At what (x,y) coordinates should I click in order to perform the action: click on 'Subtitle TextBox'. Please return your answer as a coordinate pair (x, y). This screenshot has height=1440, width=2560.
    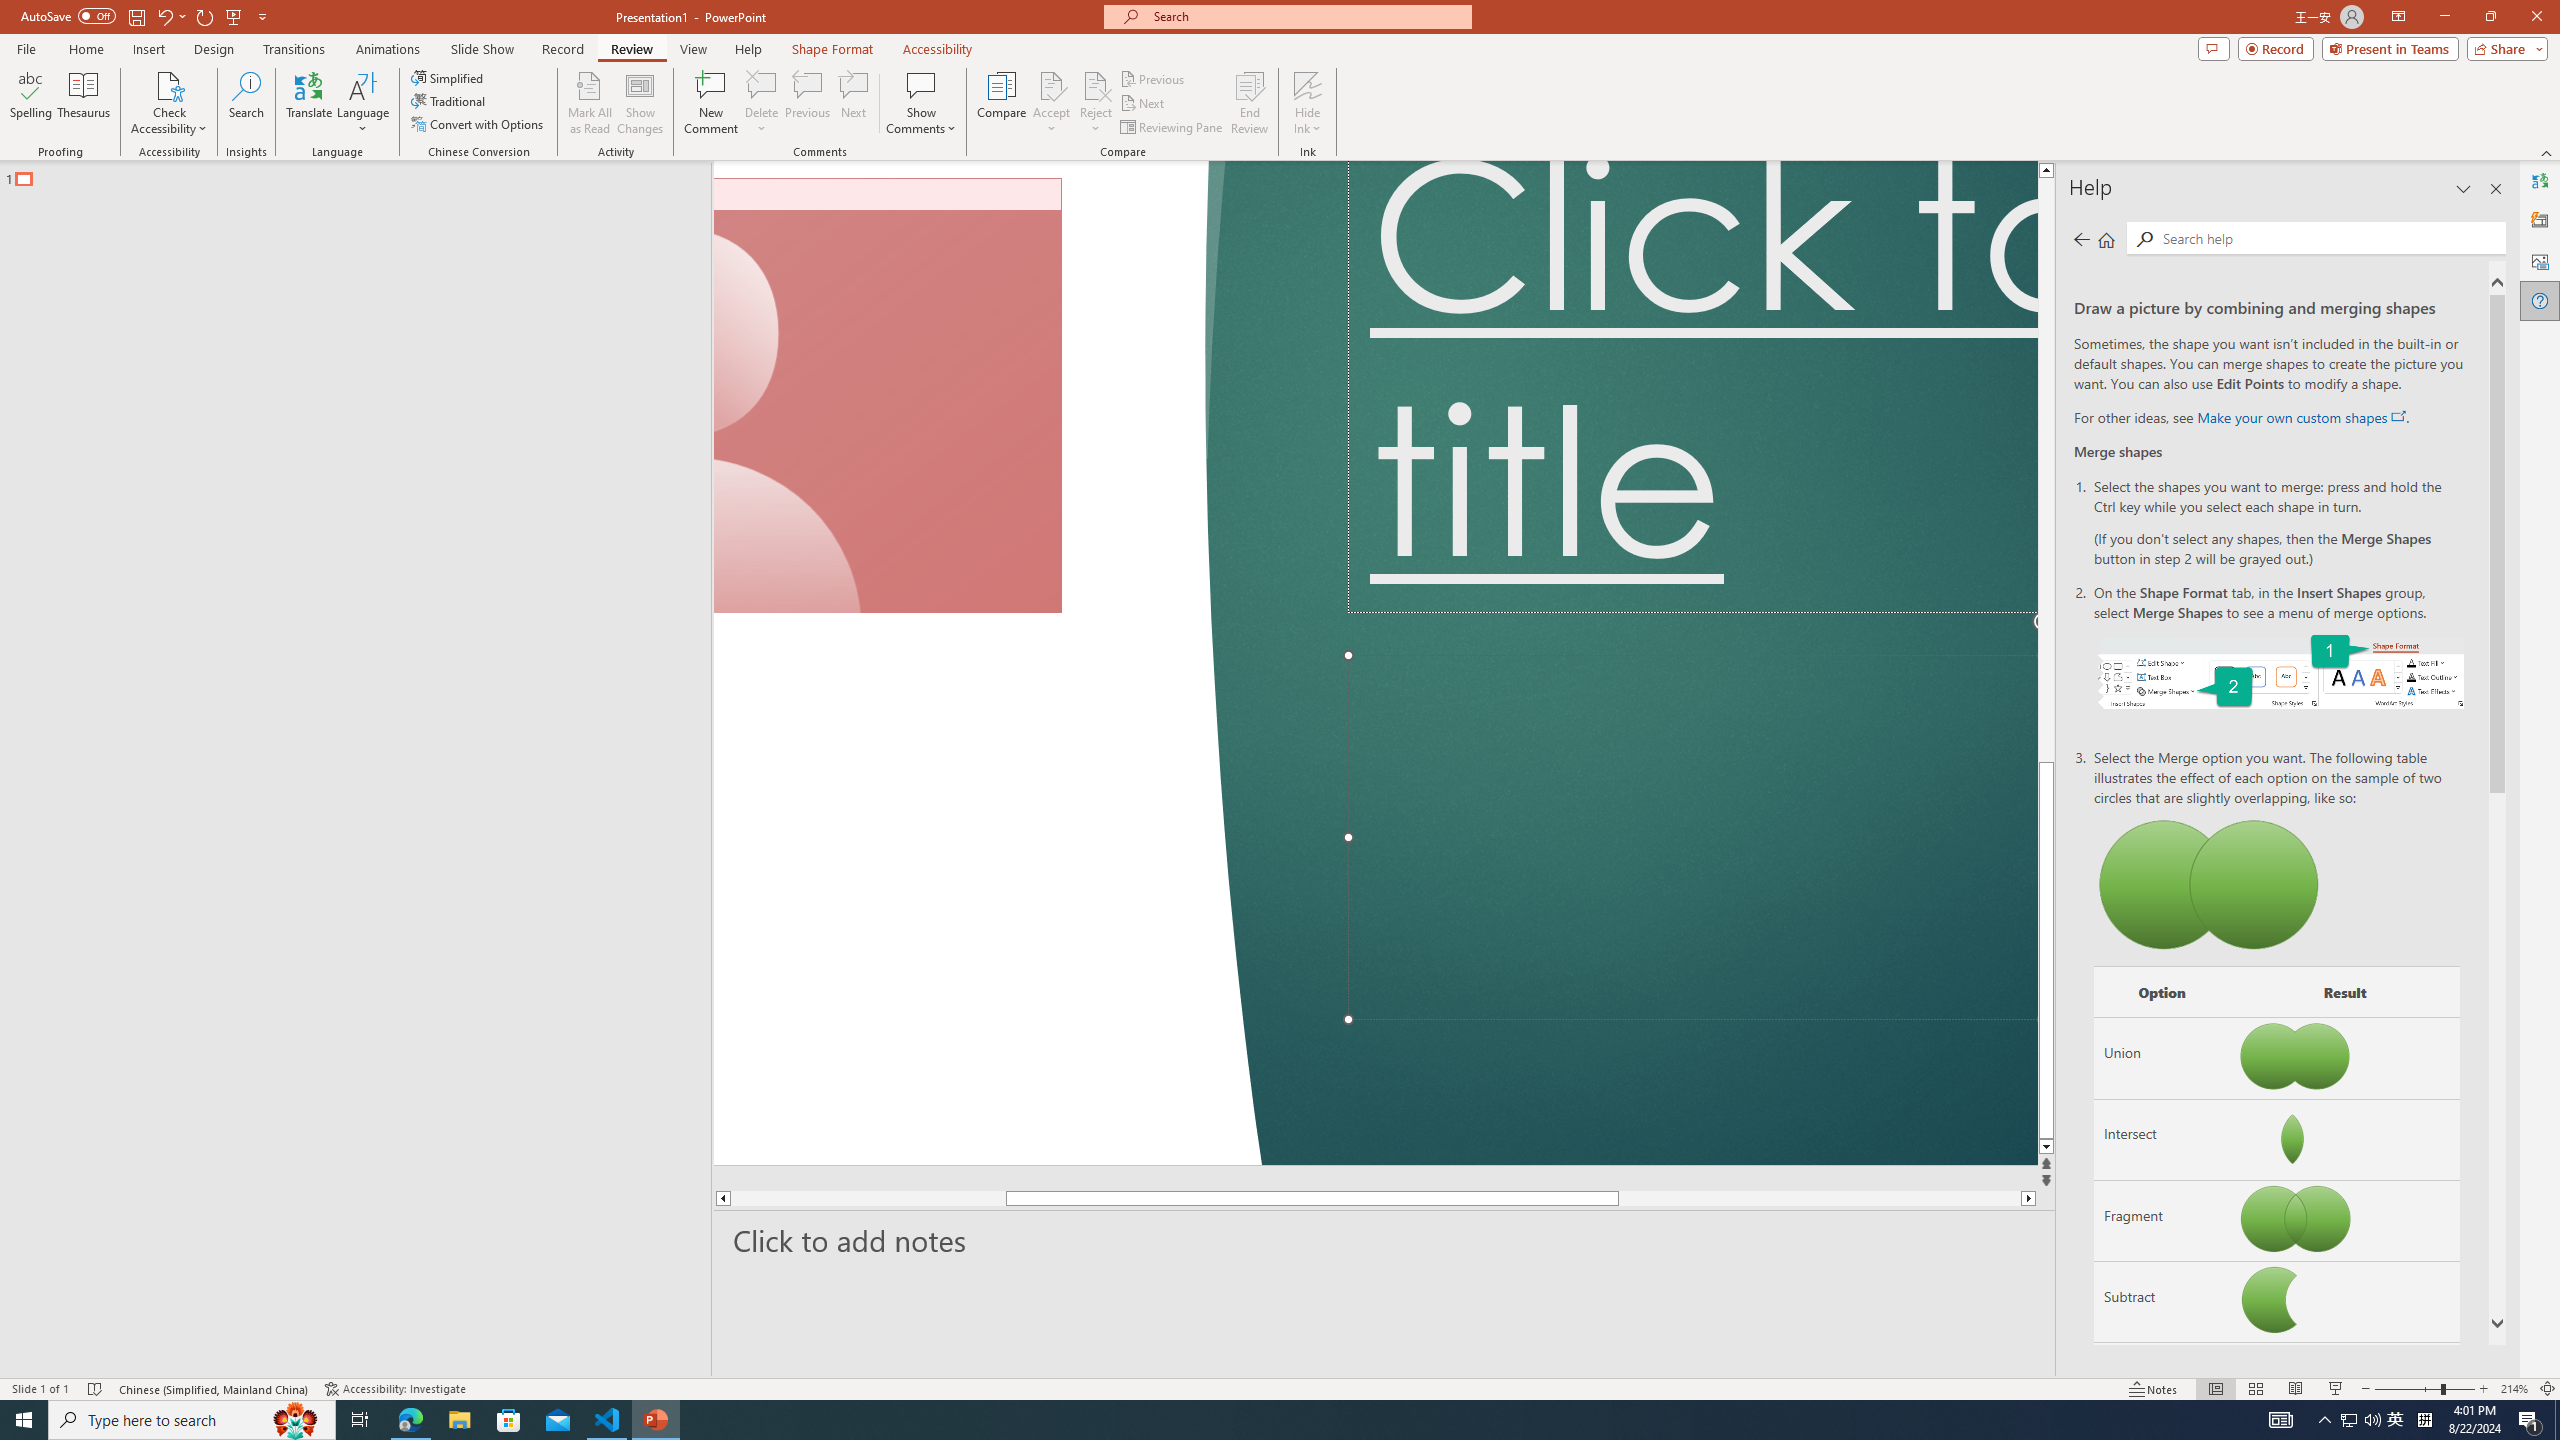
    Looking at the image, I should click on (1692, 838).